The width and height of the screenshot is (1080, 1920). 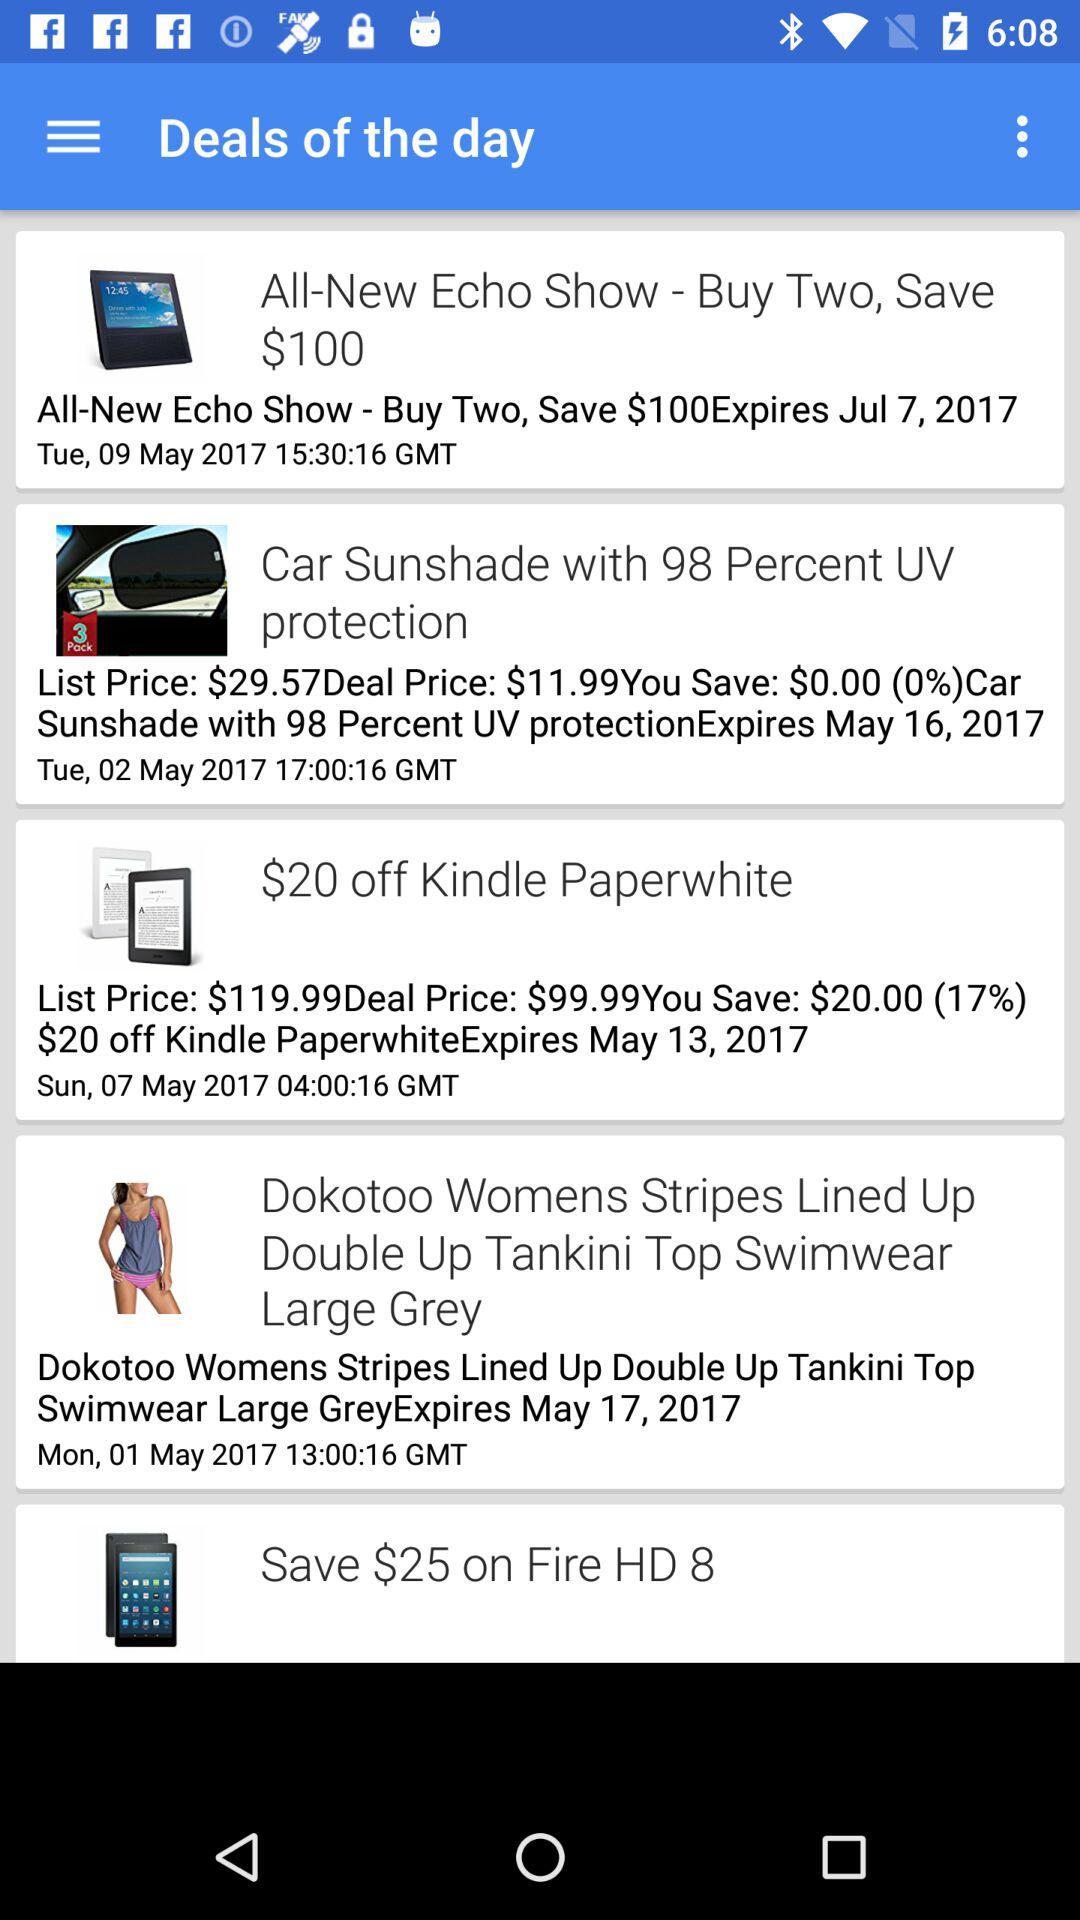 What do you see at coordinates (141, 1247) in the screenshot?
I see `the second image from down` at bounding box center [141, 1247].